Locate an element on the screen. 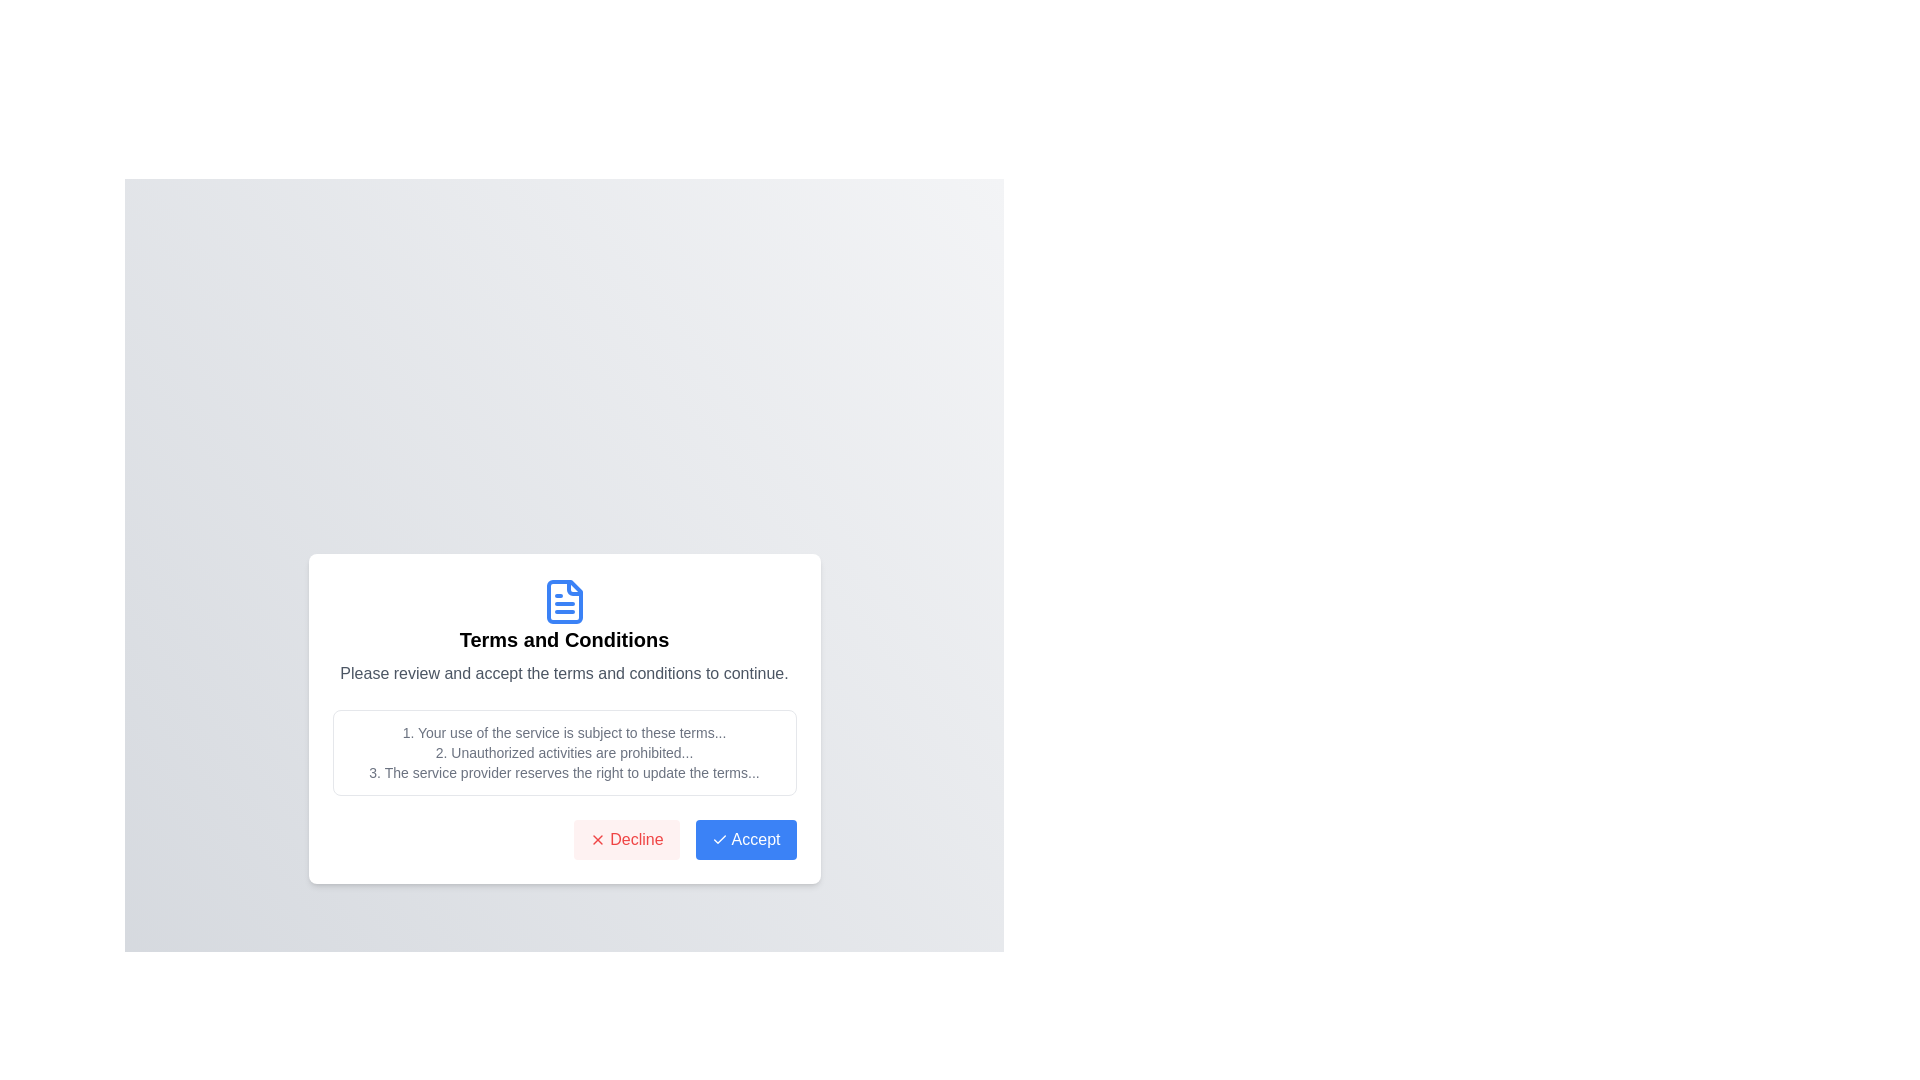 Image resolution: width=1920 pixels, height=1080 pixels. the prominently displayed 'Terms and Conditions' text element, which is styled in bold and large font, indicating its importance as a title is located at coordinates (563, 640).